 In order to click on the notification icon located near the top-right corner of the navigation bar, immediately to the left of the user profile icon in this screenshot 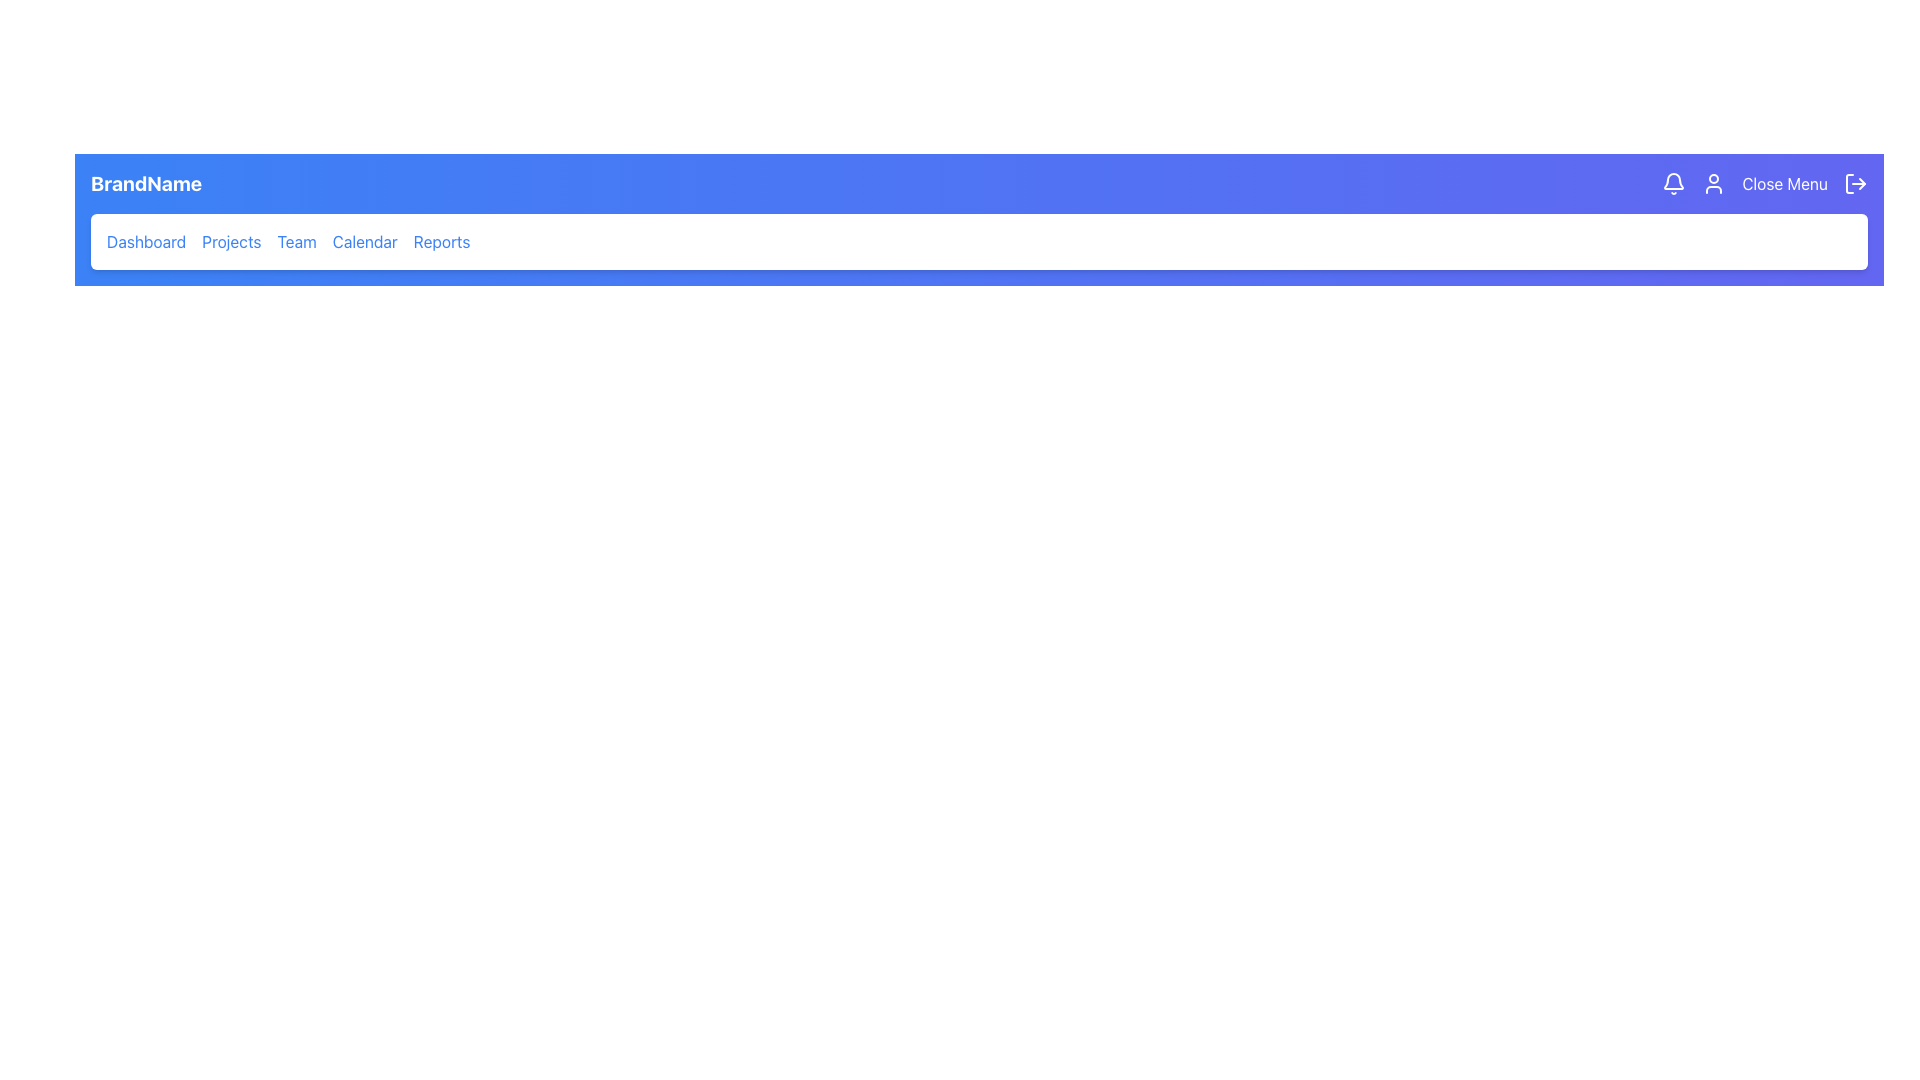, I will do `click(1674, 181)`.